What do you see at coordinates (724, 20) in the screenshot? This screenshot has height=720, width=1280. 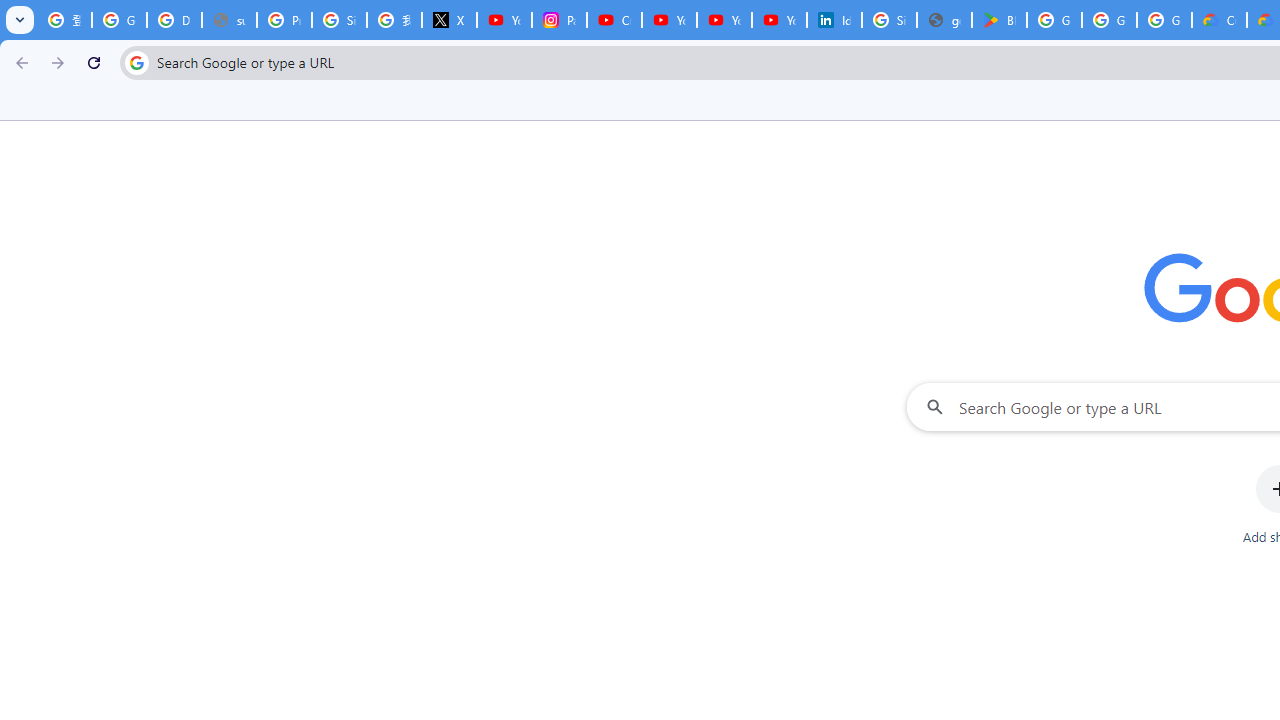 I see `'YouTube Culture & Trends - YouTube Top 10, 2021'` at bounding box center [724, 20].